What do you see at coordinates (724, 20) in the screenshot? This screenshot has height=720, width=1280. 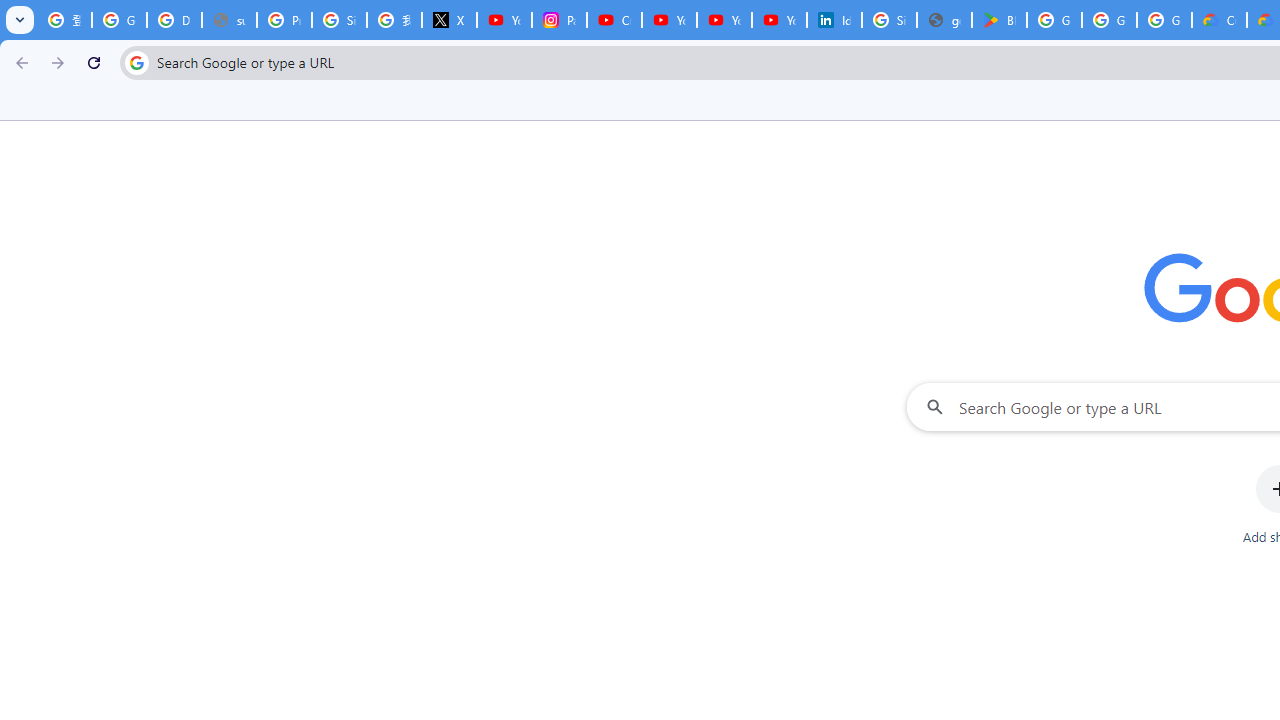 I see `'YouTube Culture & Trends - YouTube Top 10, 2021'` at bounding box center [724, 20].